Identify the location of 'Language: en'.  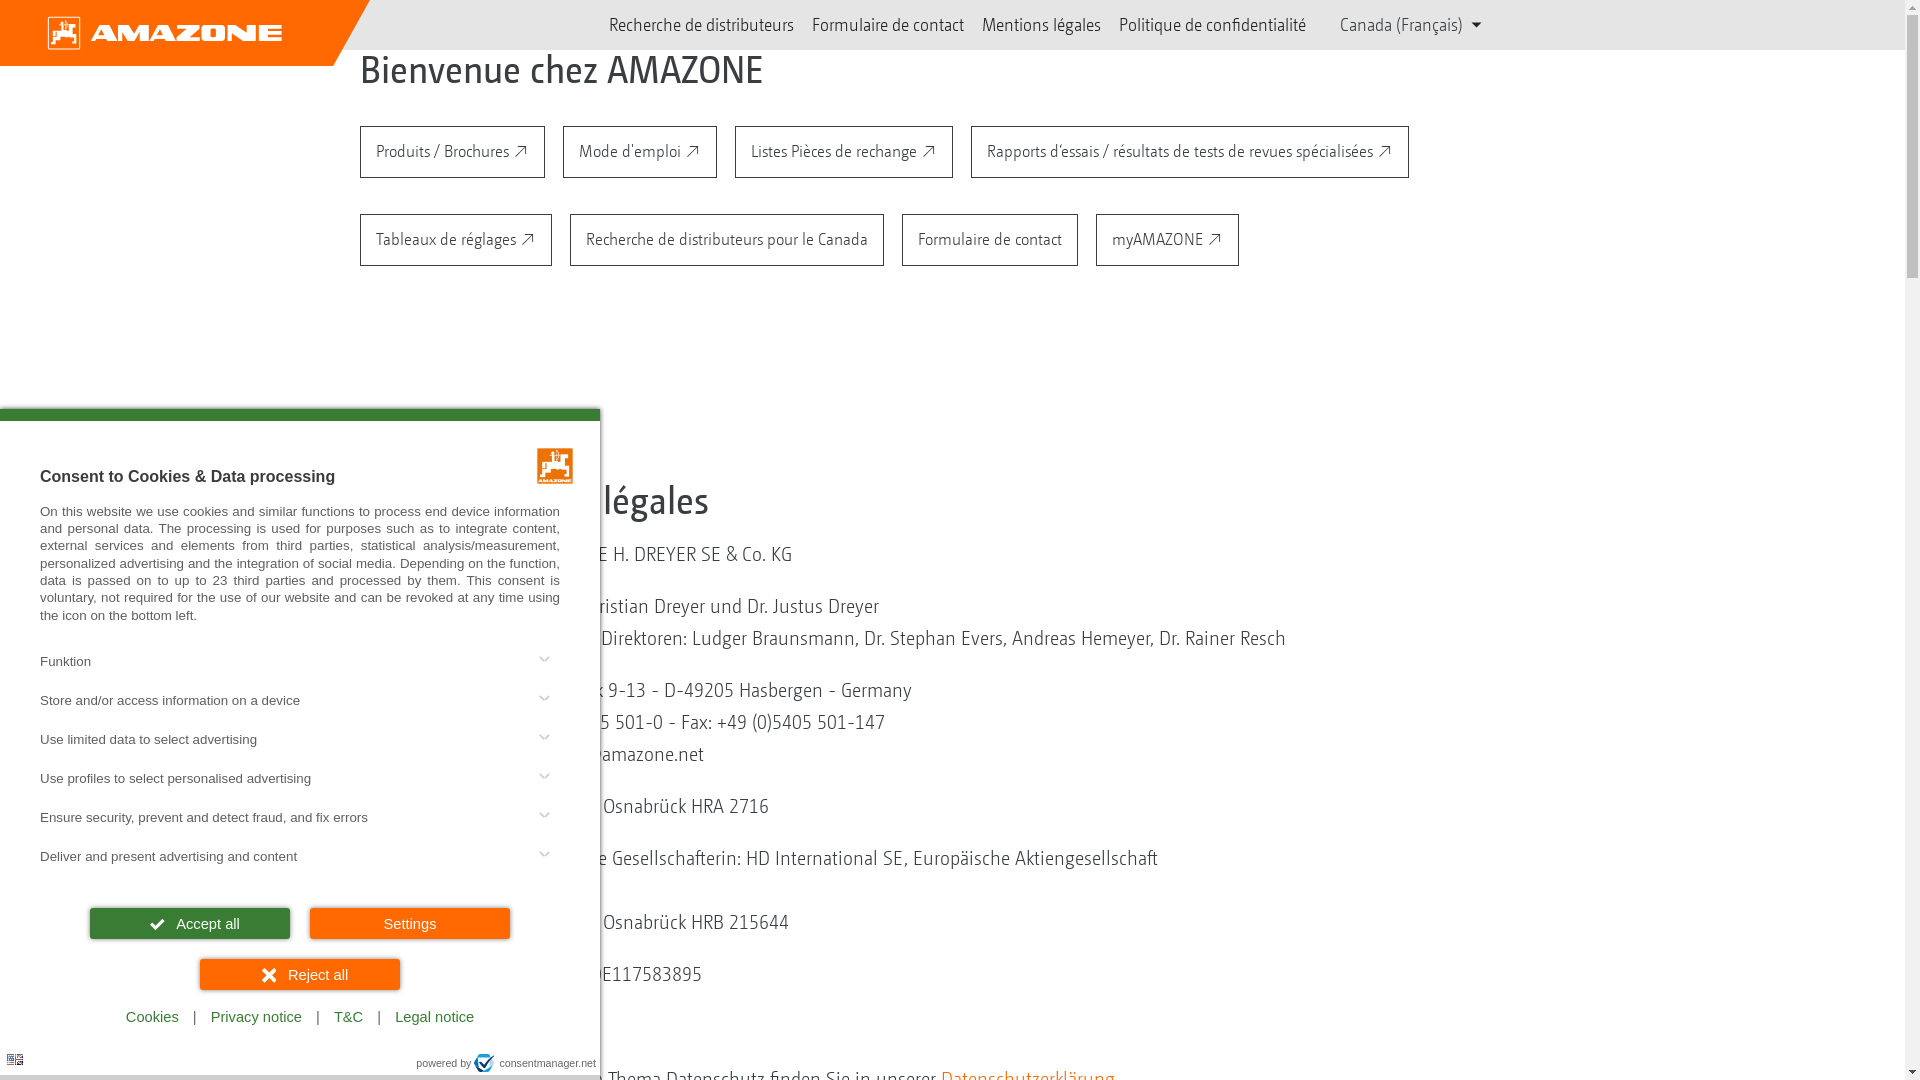
(14, 1058).